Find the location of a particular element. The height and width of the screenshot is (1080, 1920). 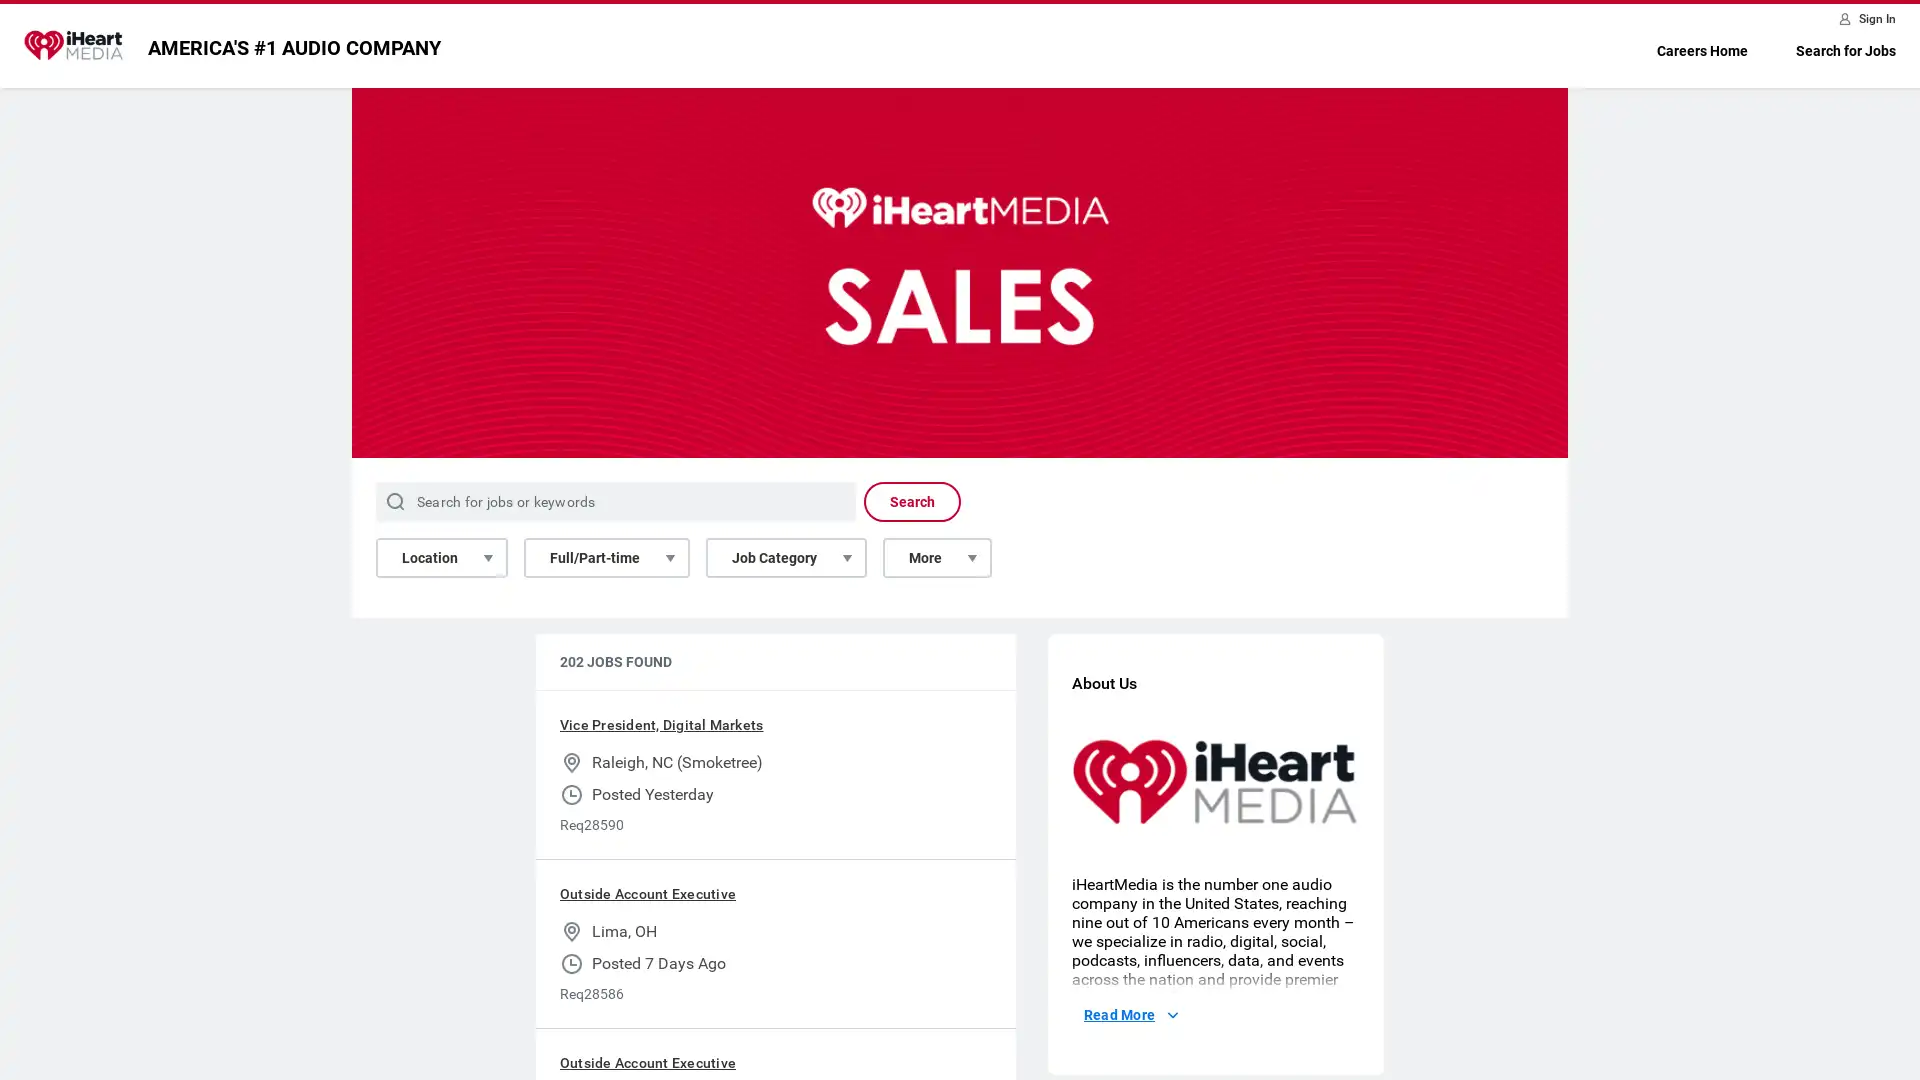

Search is located at coordinates (911, 500).